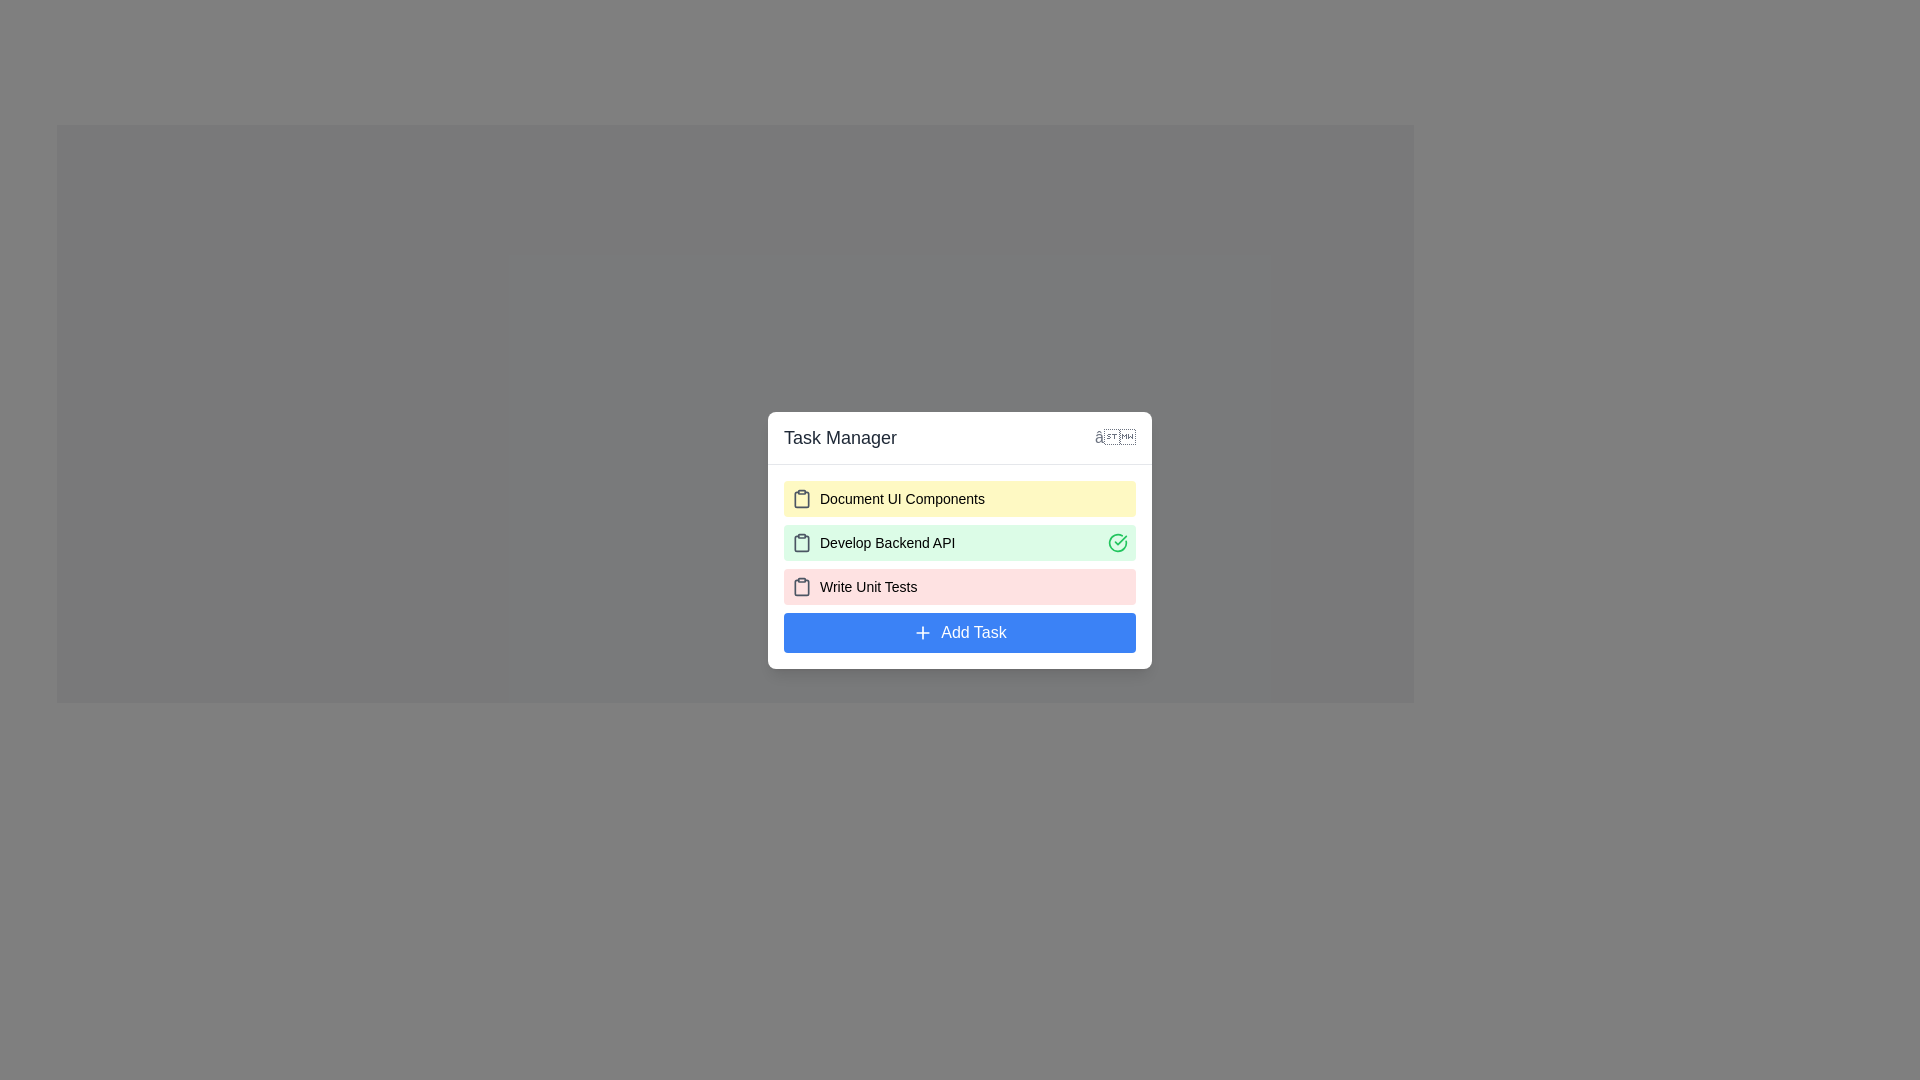  I want to click on the clipboard icon located to the left of the text 'Write Unit Tests' in the task manager interface, so click(801, 585).